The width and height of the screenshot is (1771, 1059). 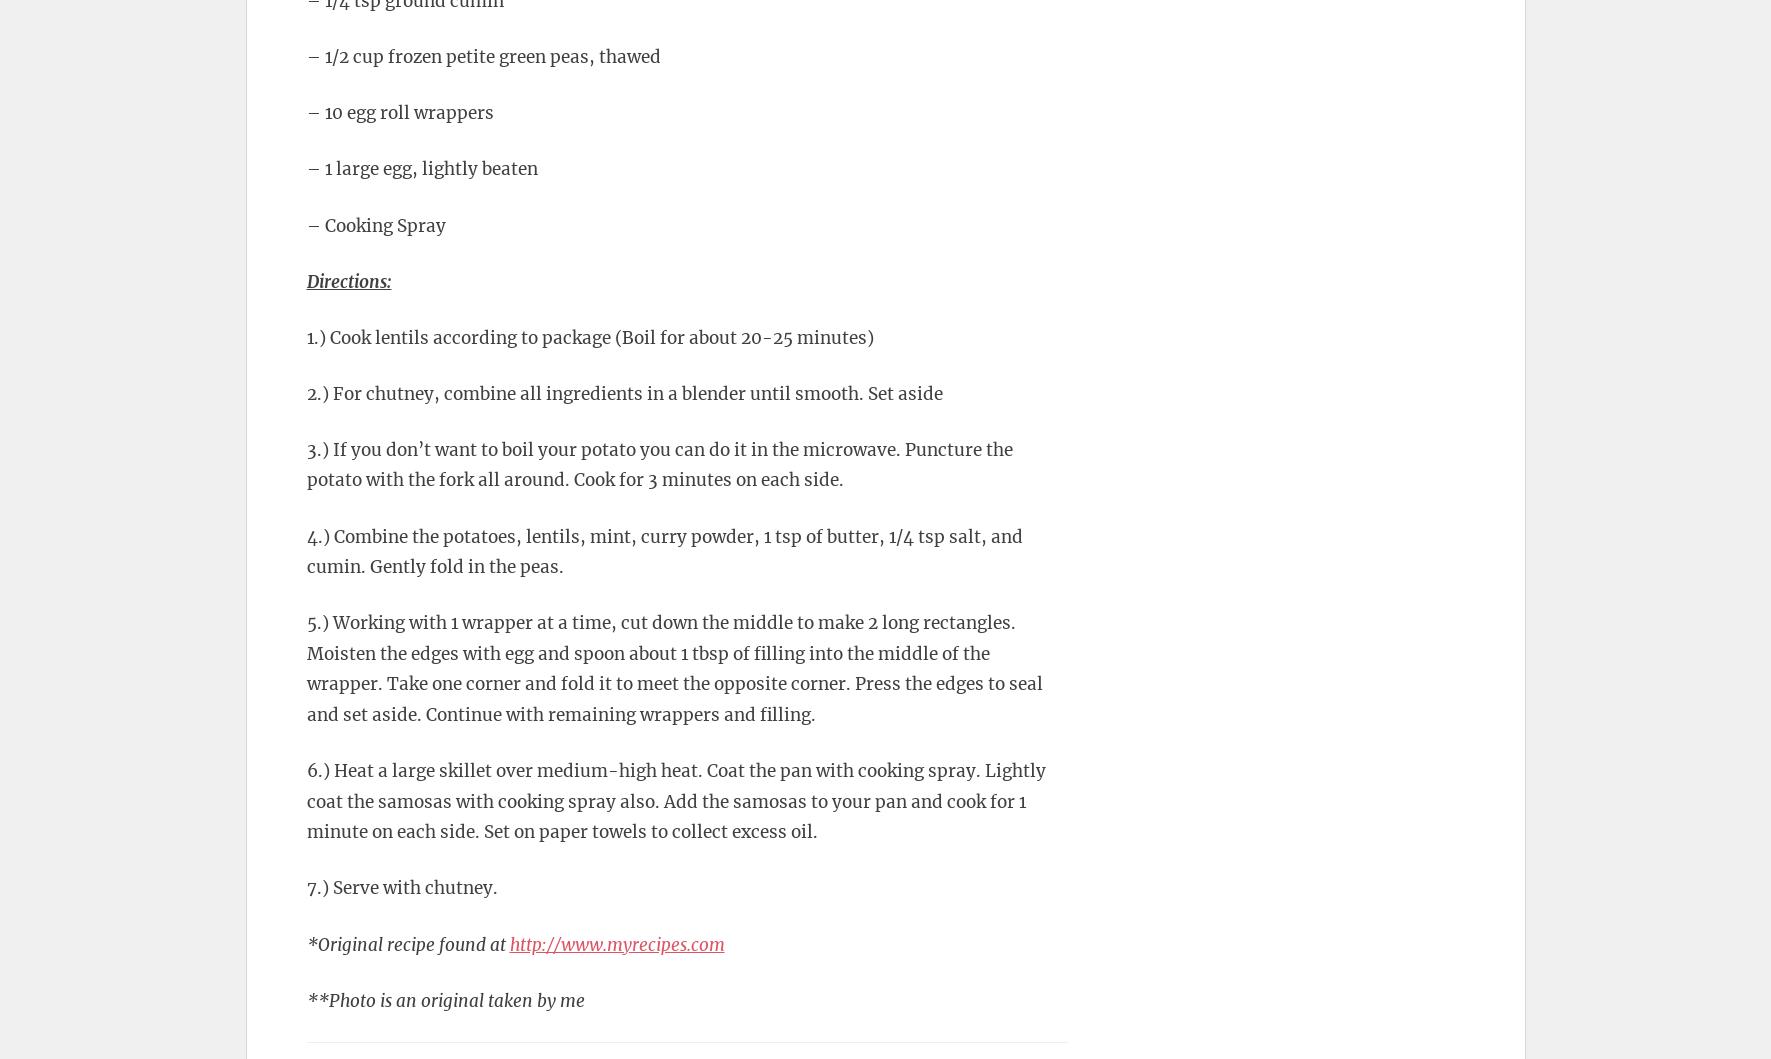 I want to click on 'Directions:', so click(x=347, y=280).